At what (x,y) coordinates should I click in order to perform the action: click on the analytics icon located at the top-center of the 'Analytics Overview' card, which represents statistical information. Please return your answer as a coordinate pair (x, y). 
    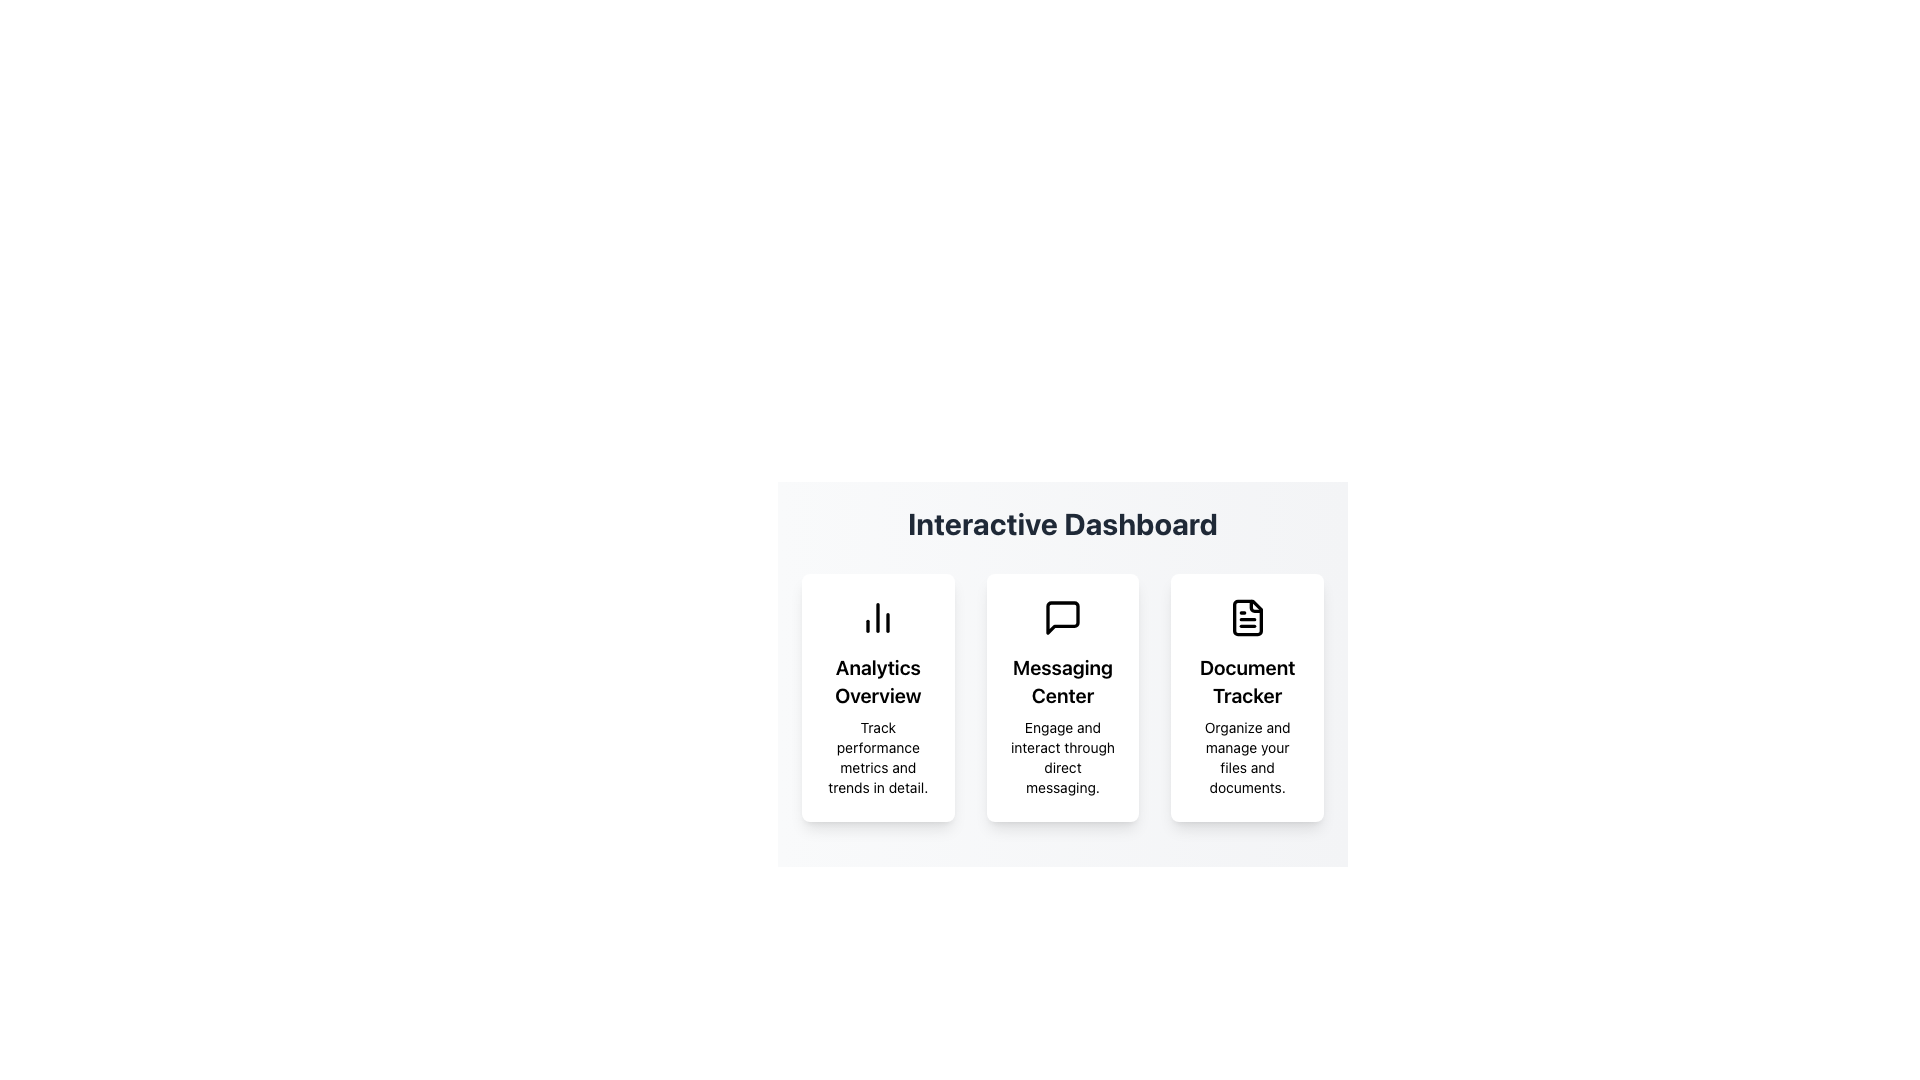
    Looking at the image, I should click on (878, 616).